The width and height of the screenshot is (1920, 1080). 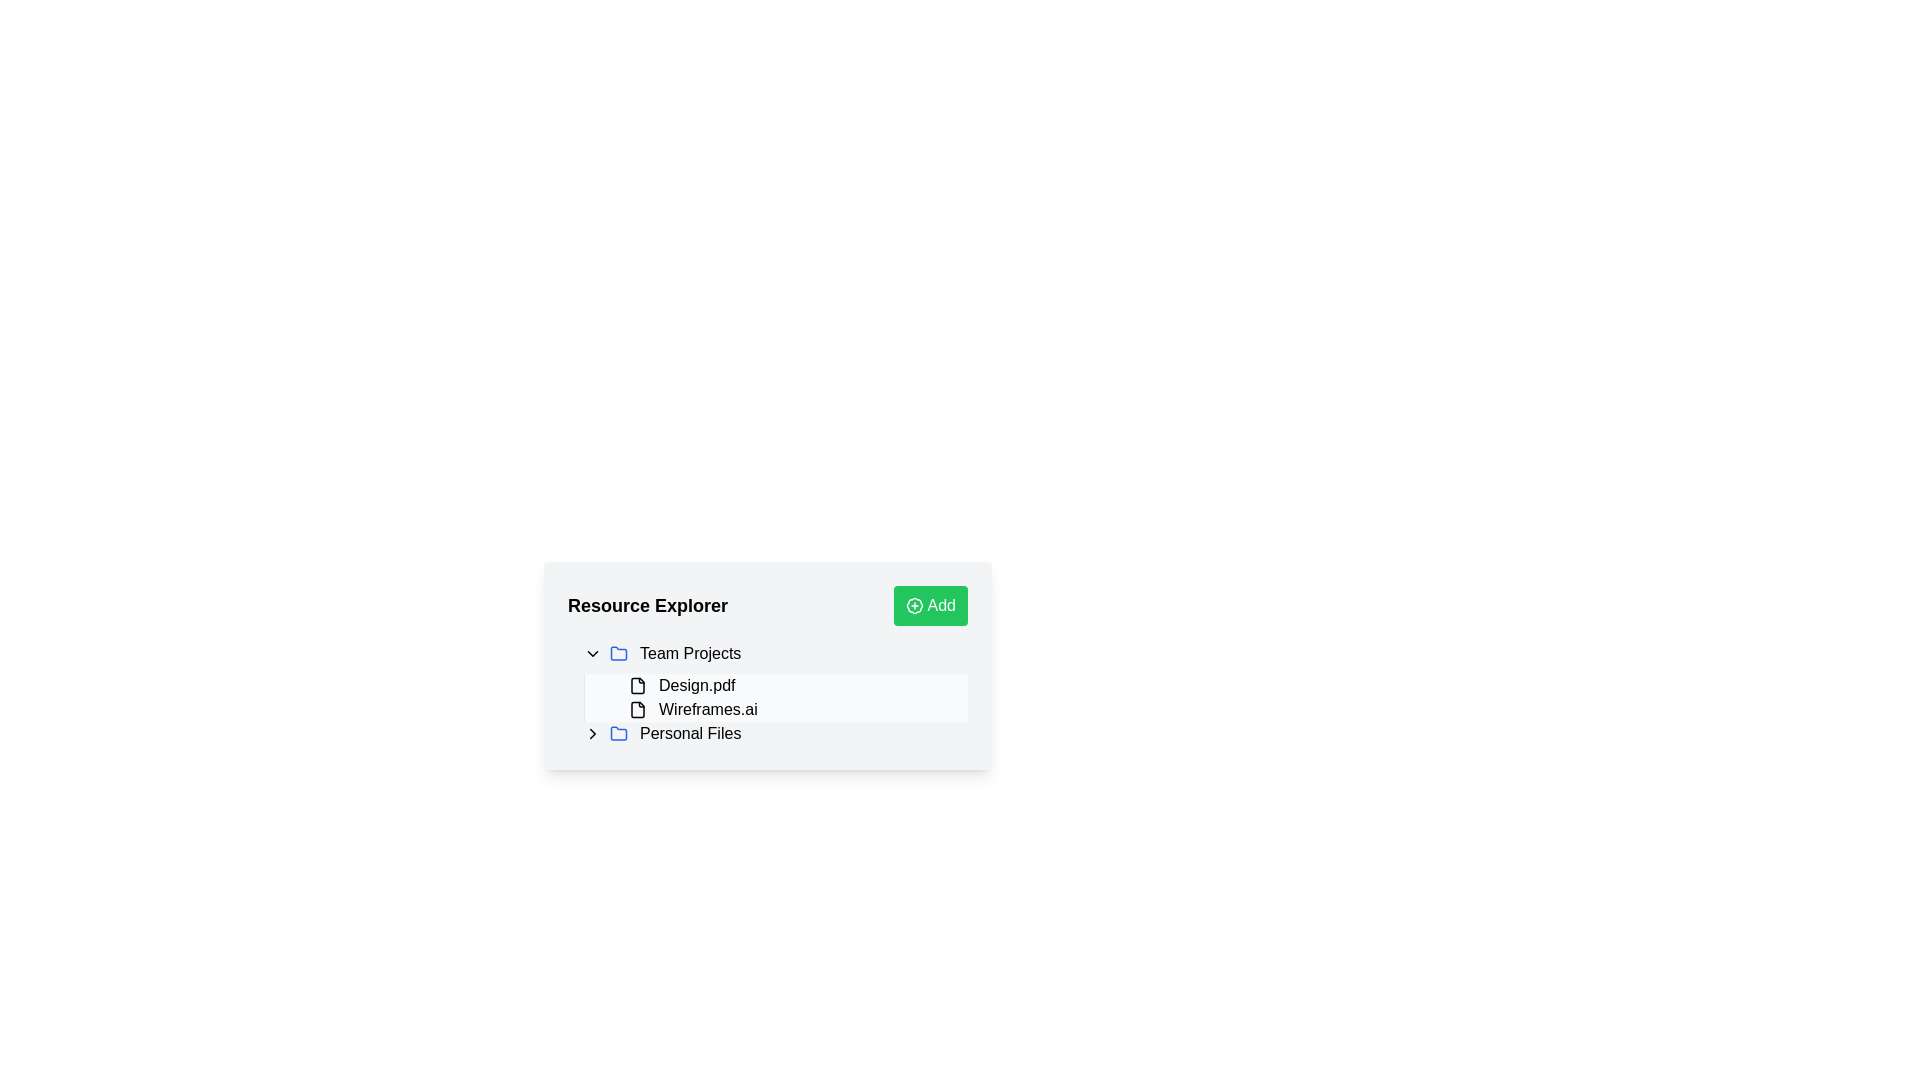 What do you see at coordinates (618, 732) in the screenshot?
I see `the small blue folder icon located in the 'Personal Files' section of the 'Resource Explorer' interface, which is positioned immediately before the text 'Personal Files'` at bounding box center [618, 732].